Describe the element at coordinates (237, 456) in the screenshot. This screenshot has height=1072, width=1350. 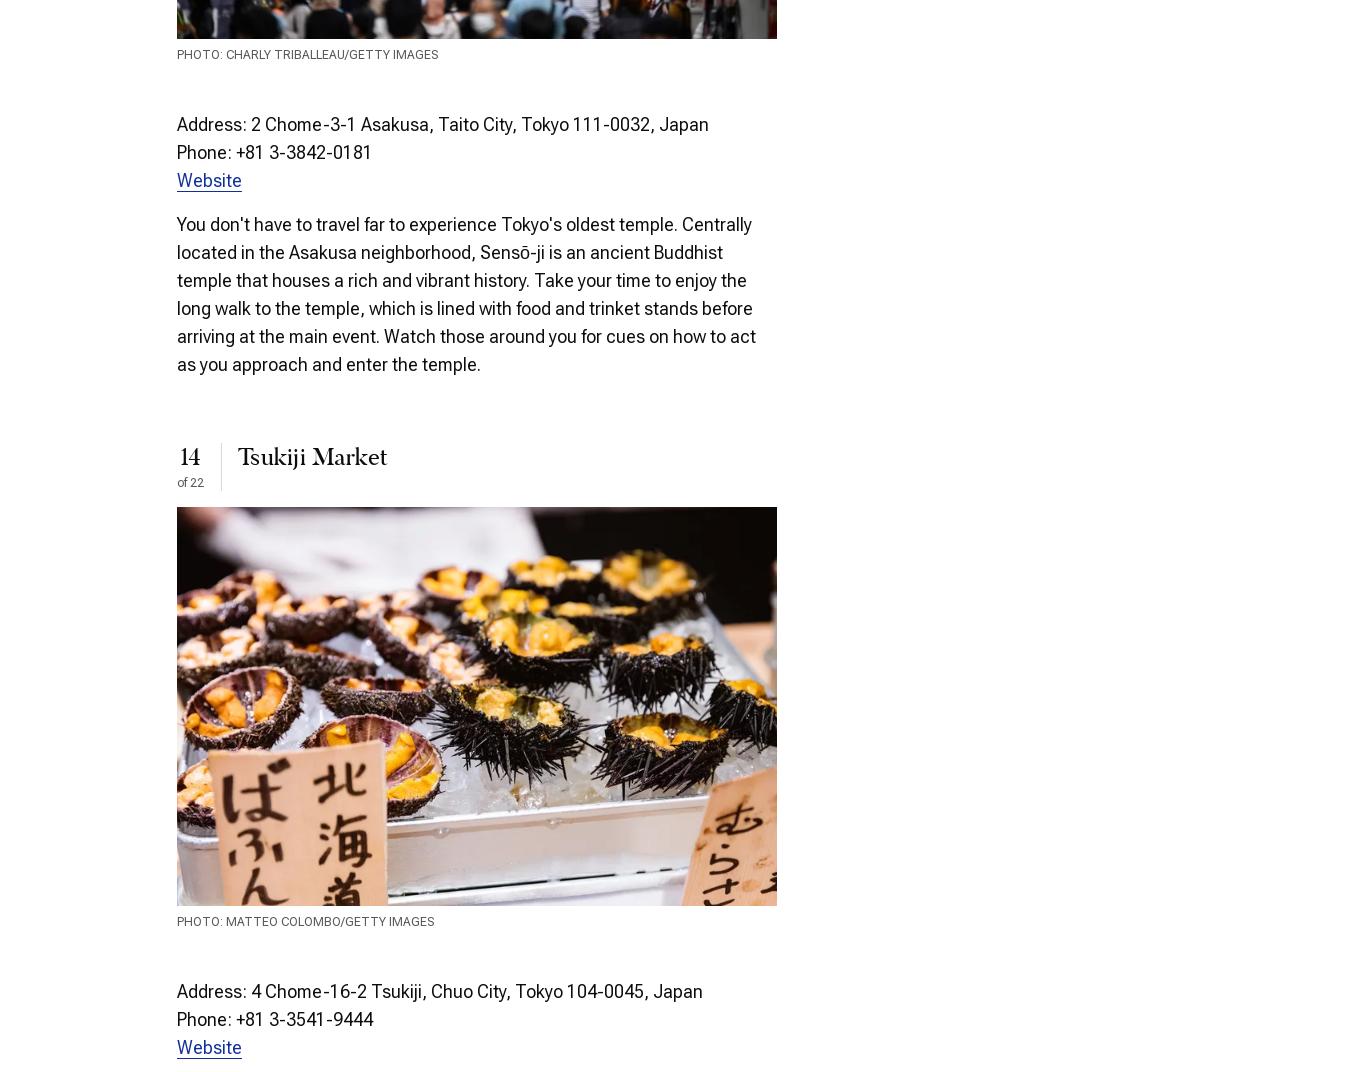
I see `'Tsukiji Market'` at that location.